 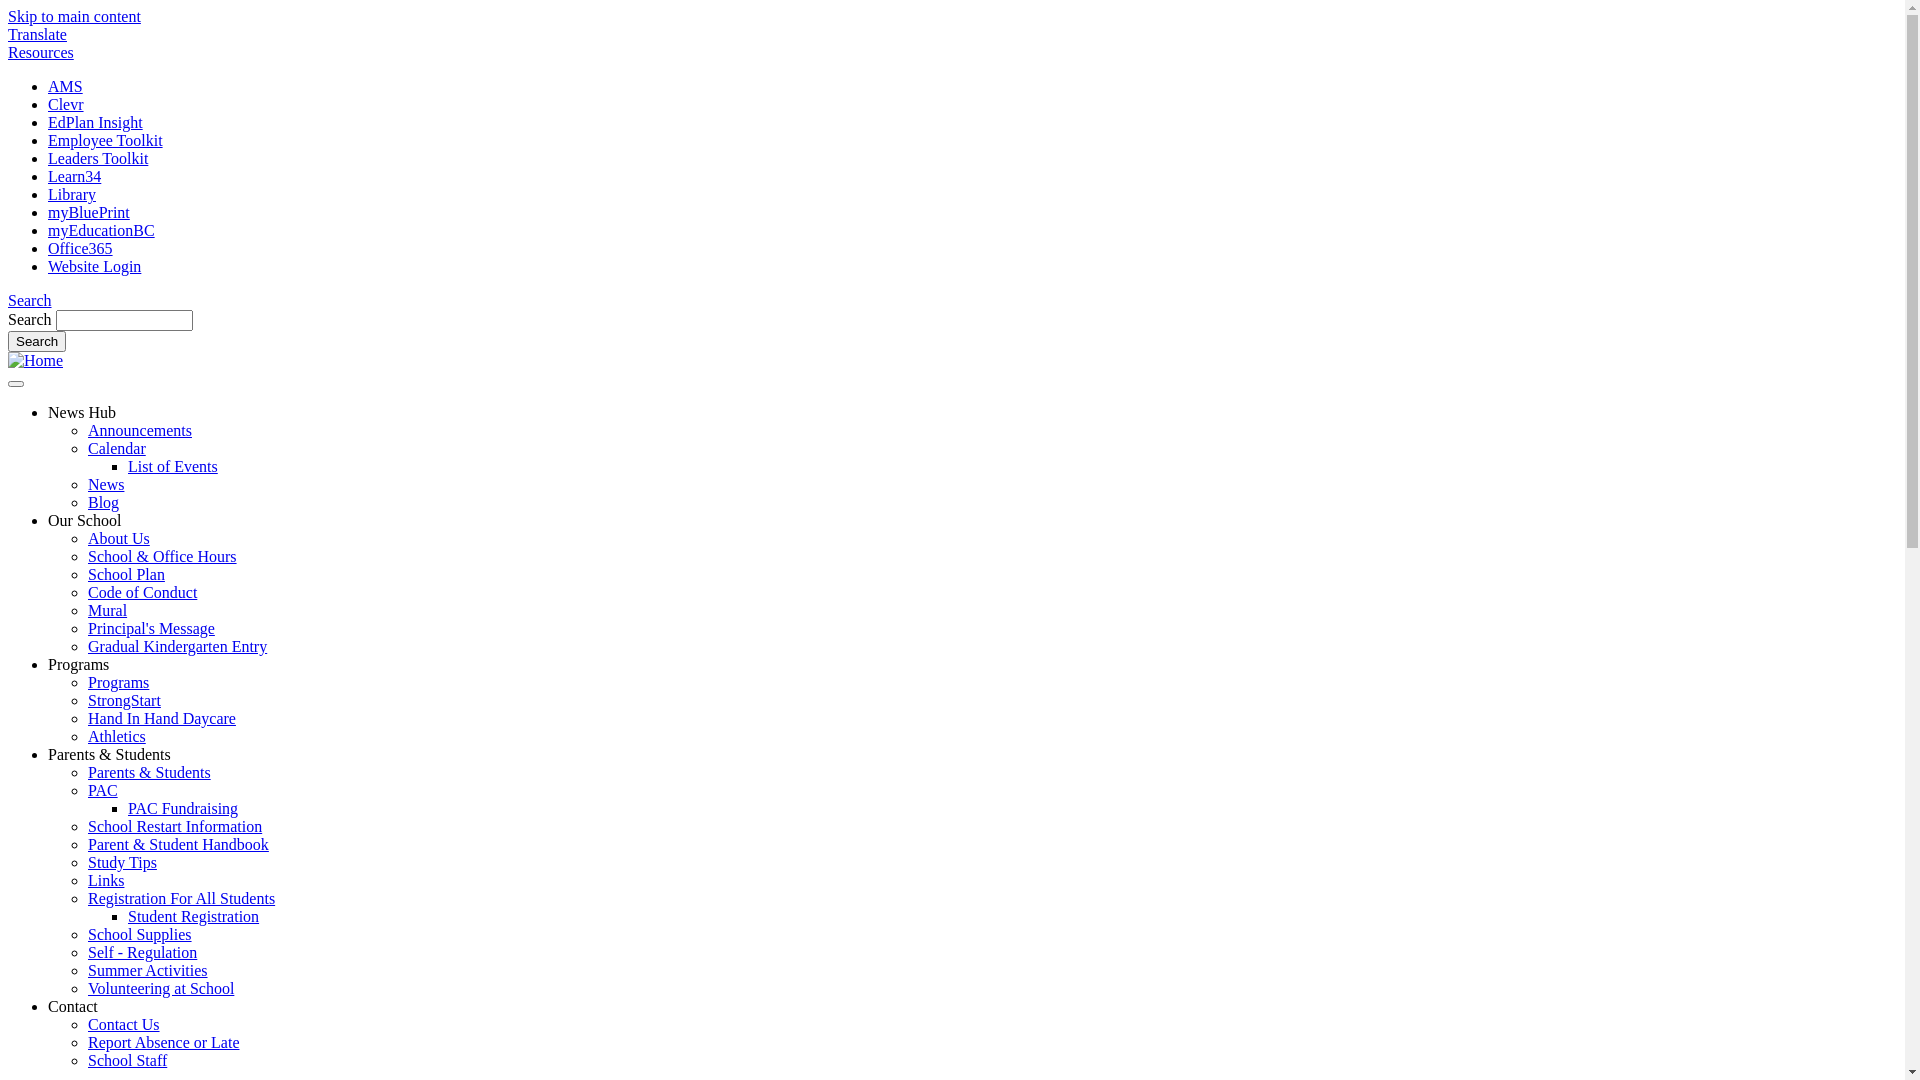 I want to click on 'Programs', so click(x=117, y=681).